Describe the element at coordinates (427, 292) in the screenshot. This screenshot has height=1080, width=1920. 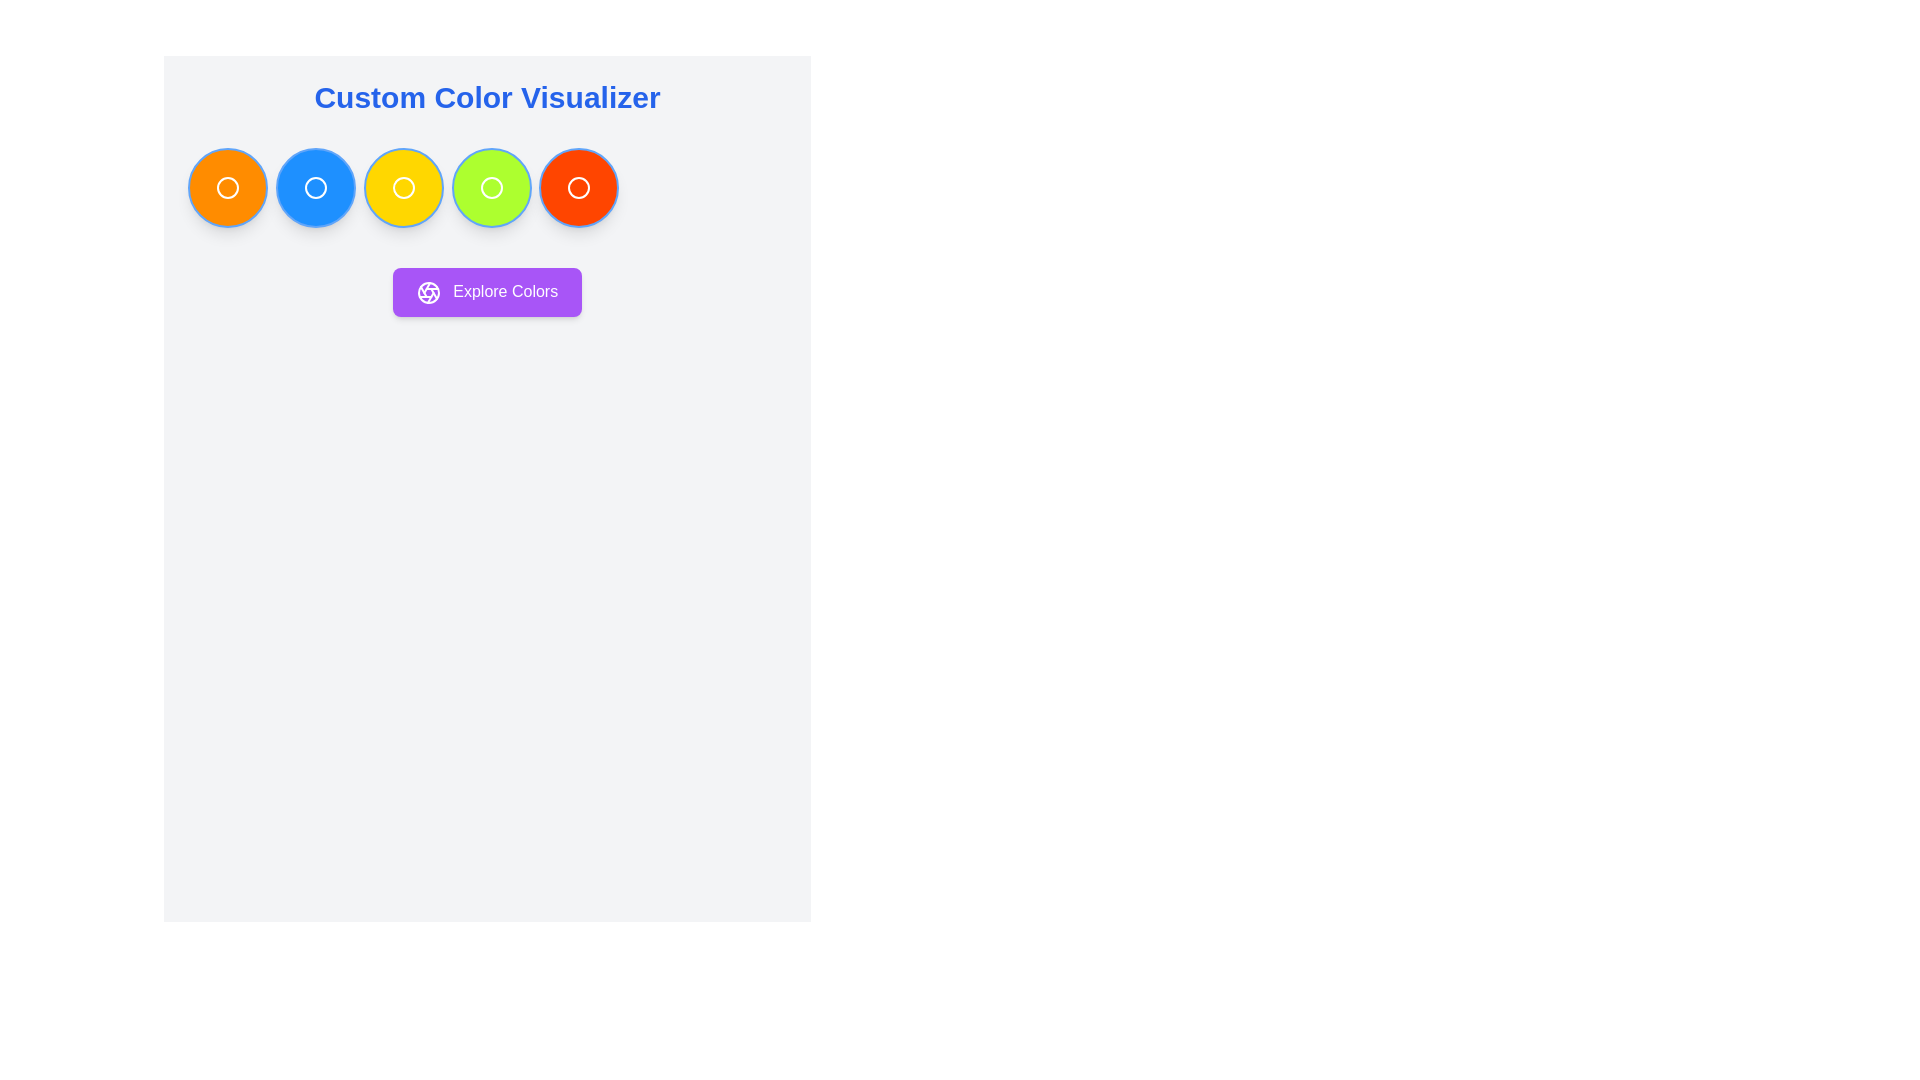
I see `the small circular icon with an aperture-like design located to the left of the text 'Explore Colors' within the purple button` at that location.